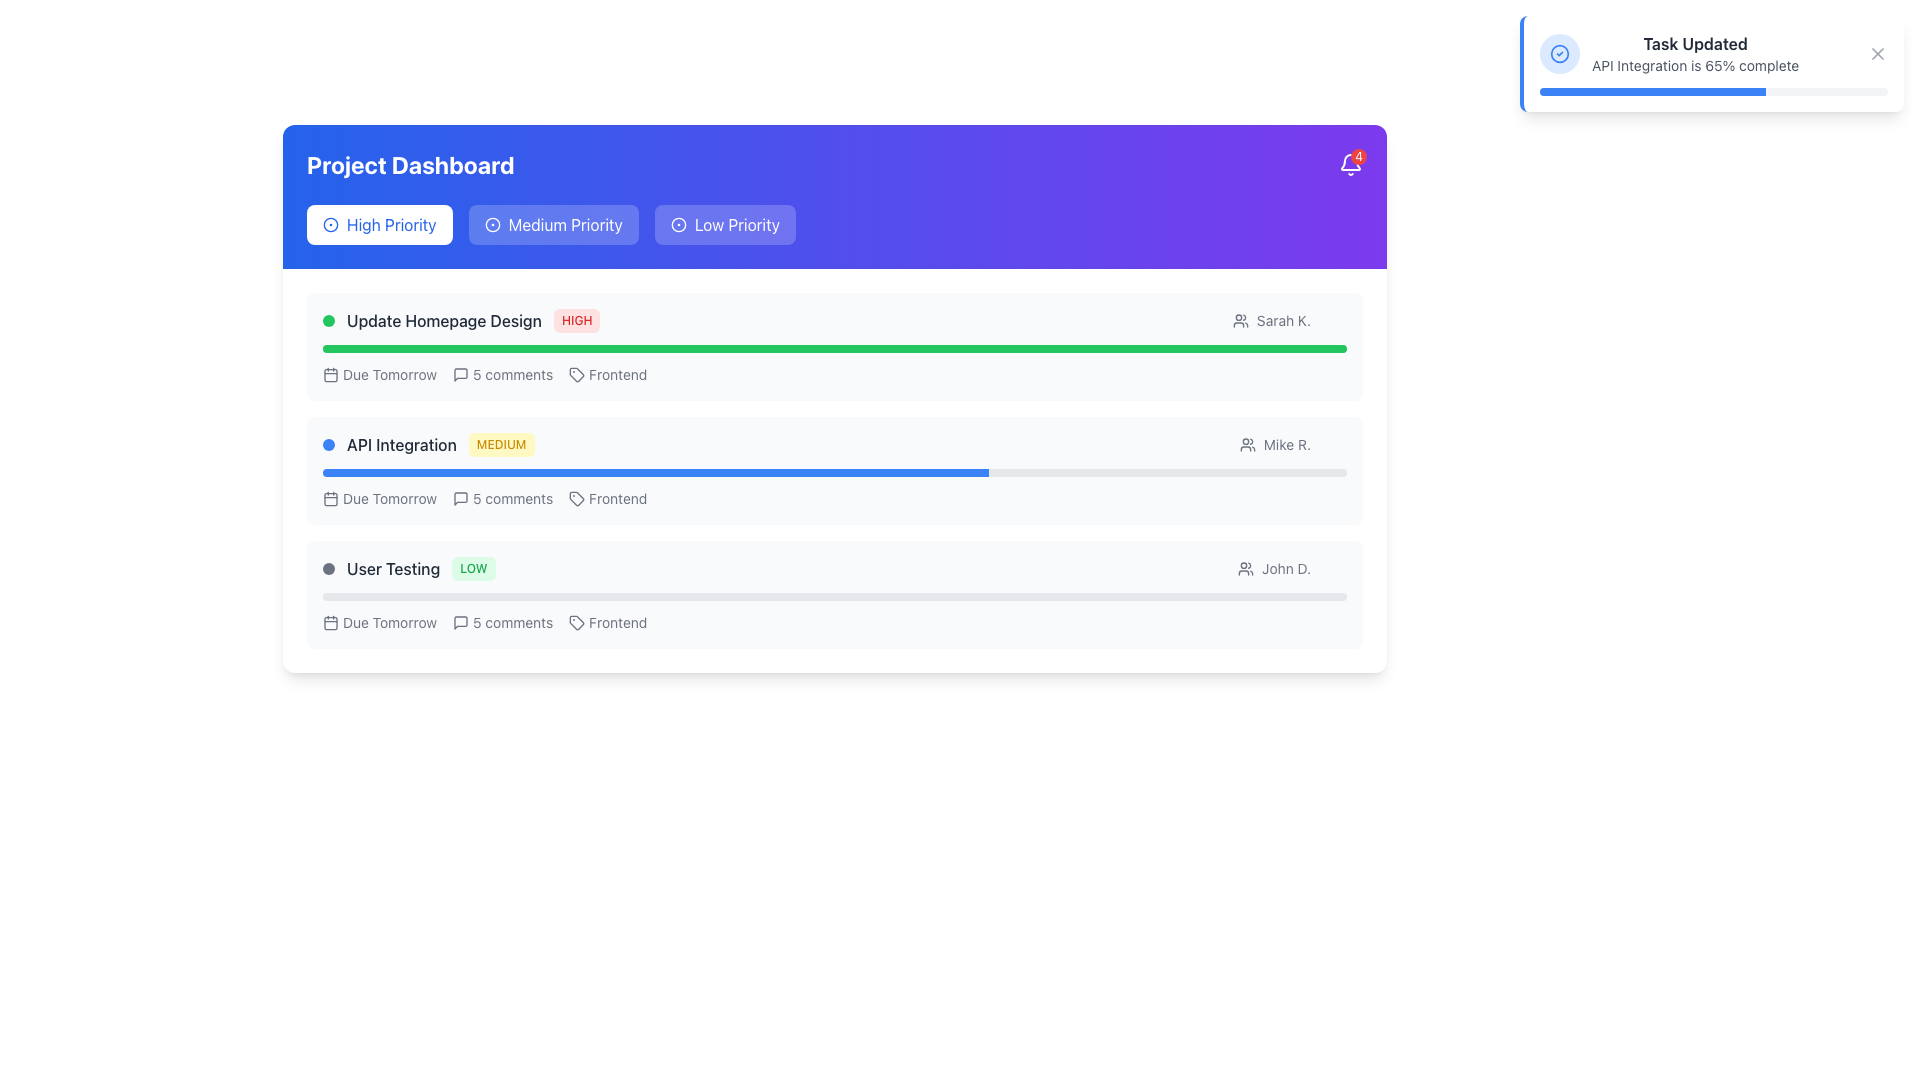  I want to click on the Non-interactive labeled icon that features a calendar icon and the text 'Due Tomorrow' located under the 'Update Homepage Design' section, so click(380, 374).